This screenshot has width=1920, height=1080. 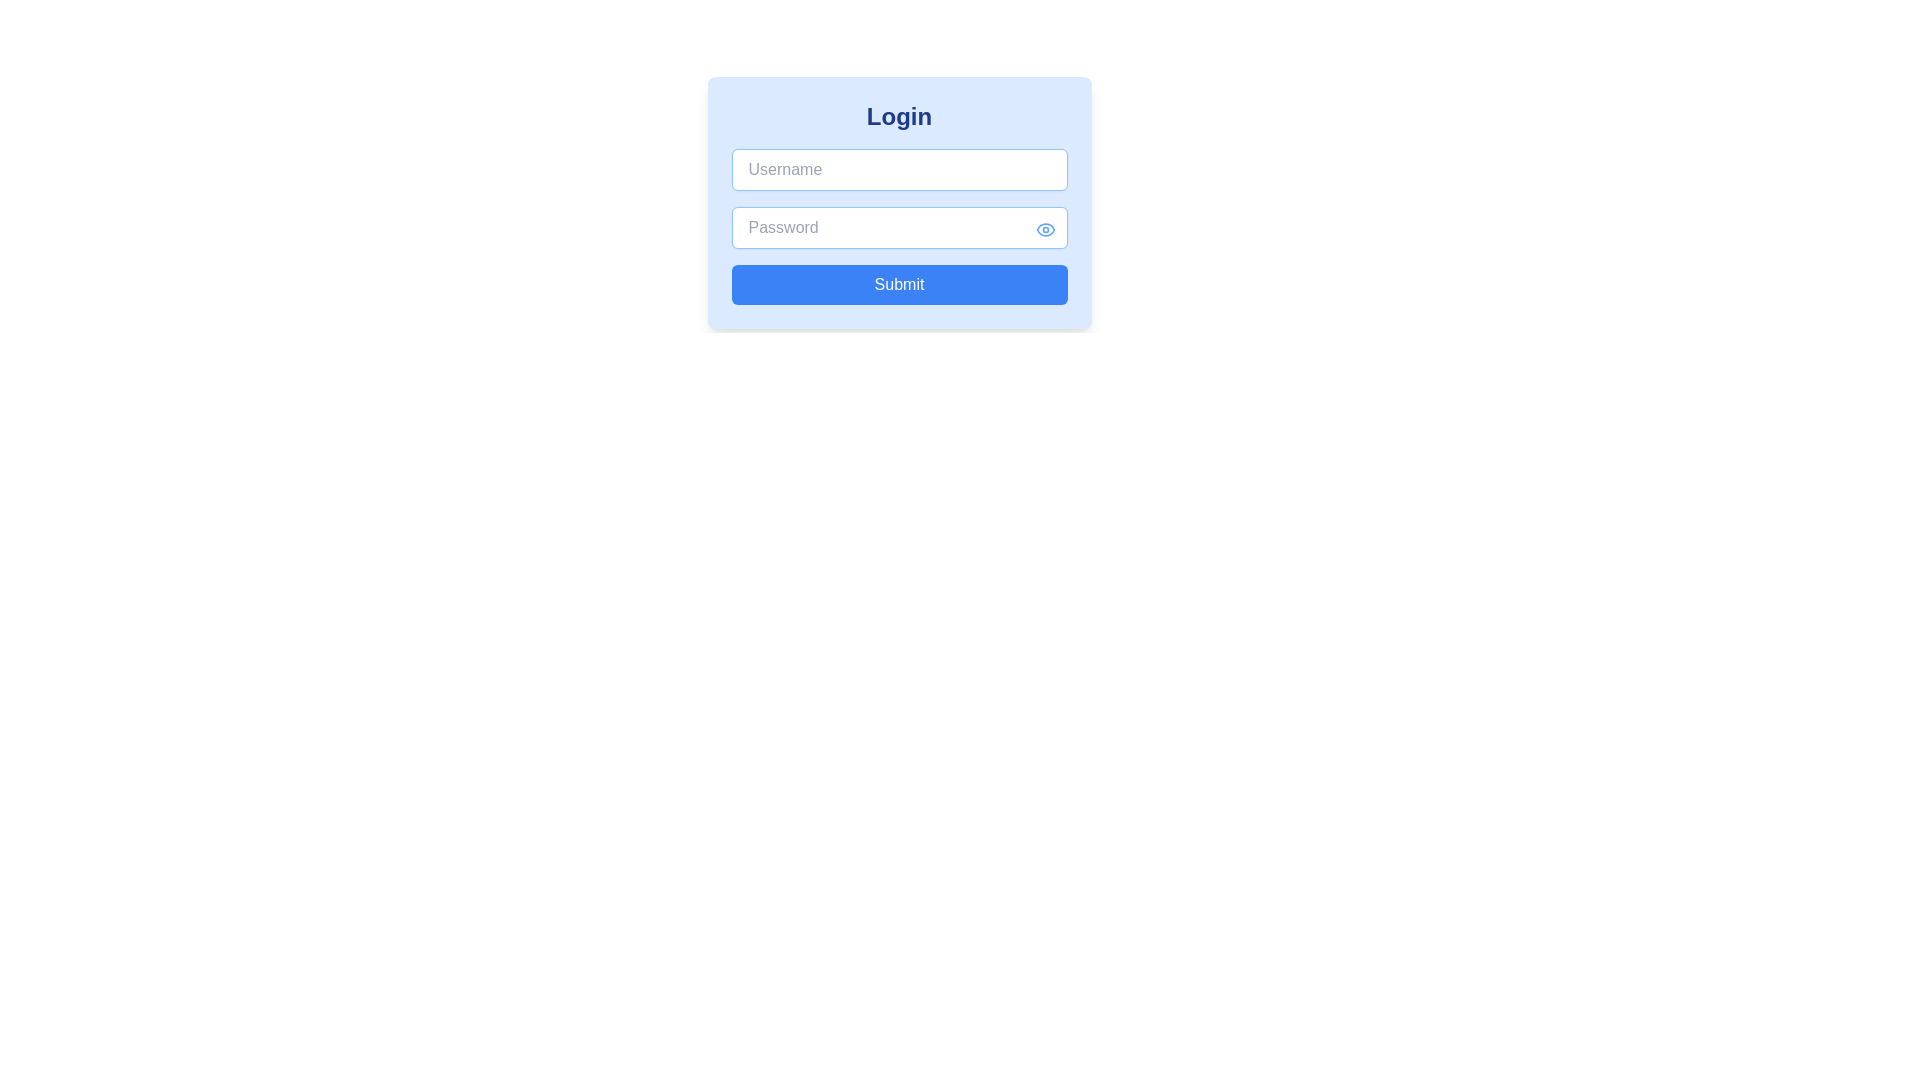 I want to click on the password input field located below the 'Username' field and above the 'Submit' button in the login form, so click(x=898, y=203).